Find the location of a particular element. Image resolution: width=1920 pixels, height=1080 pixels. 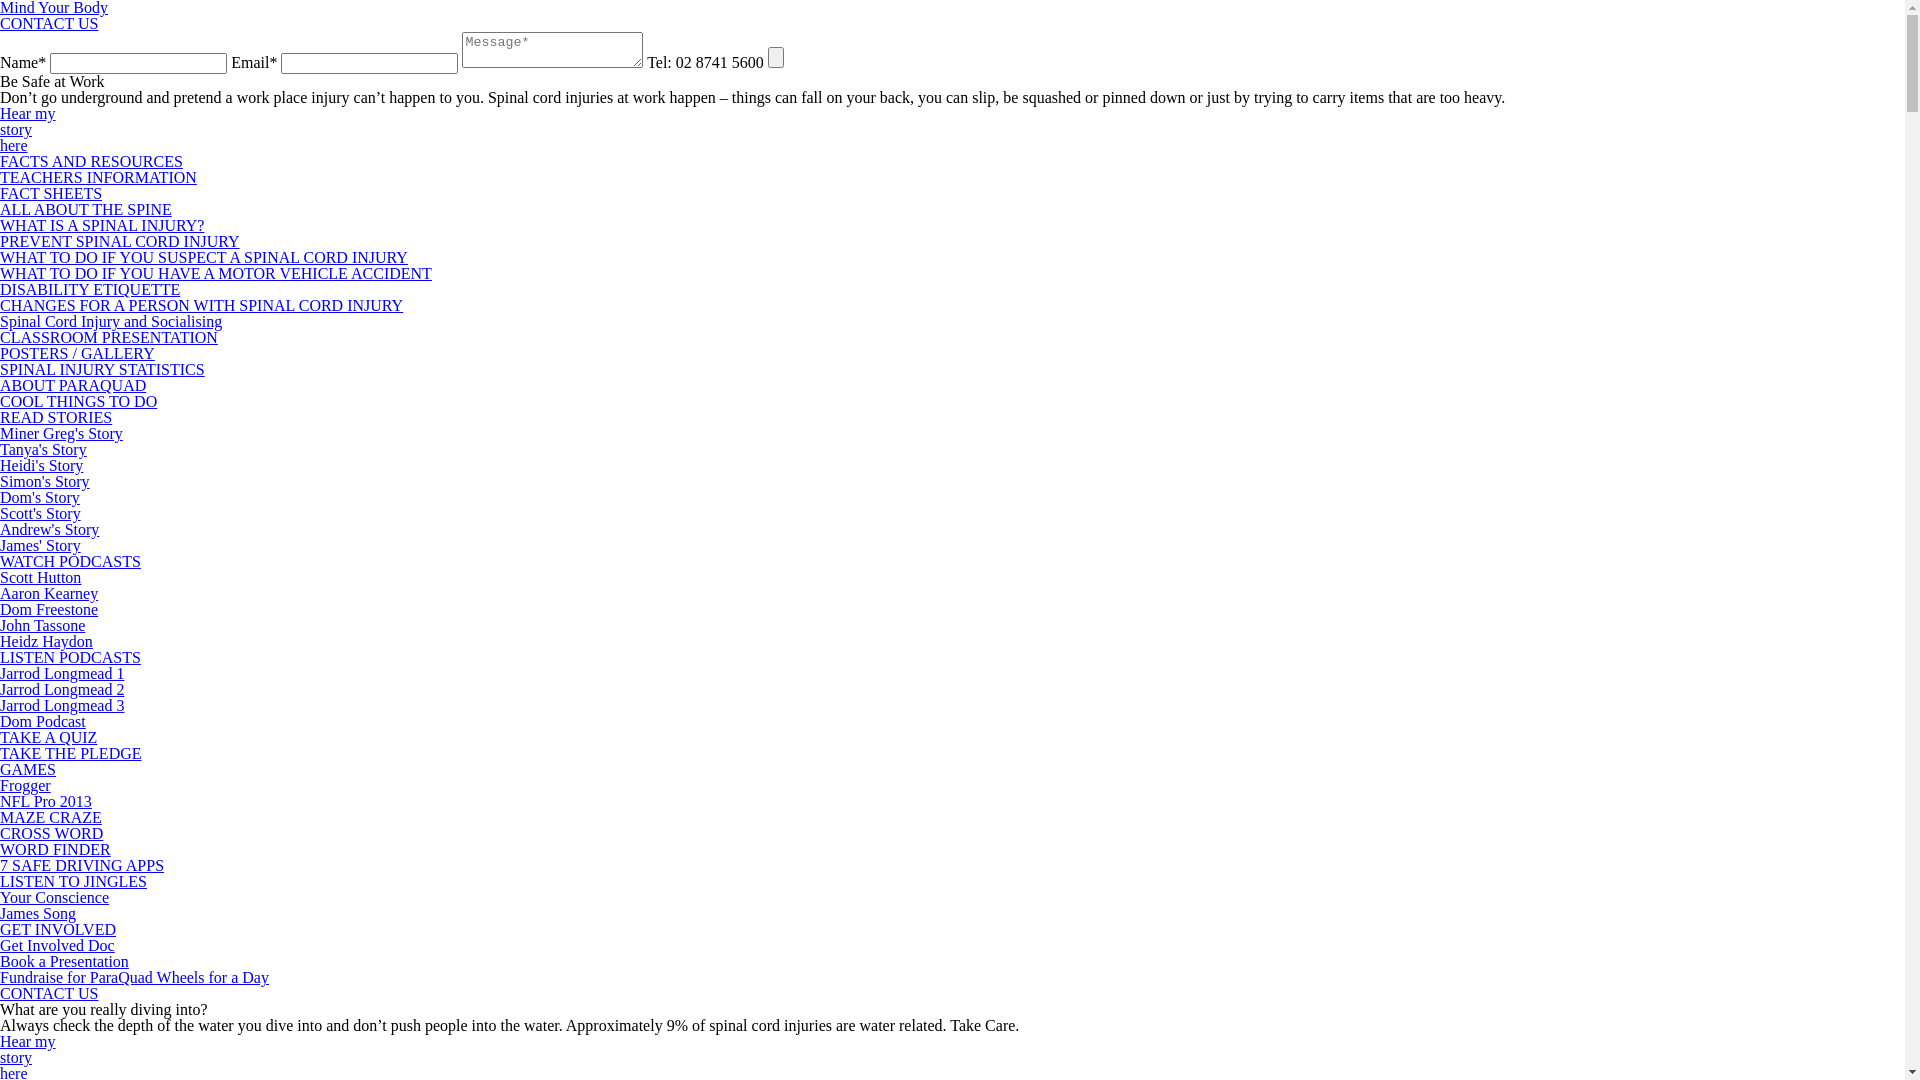

'COOL THINGS TO DO' is located at coordinates (0, 401).